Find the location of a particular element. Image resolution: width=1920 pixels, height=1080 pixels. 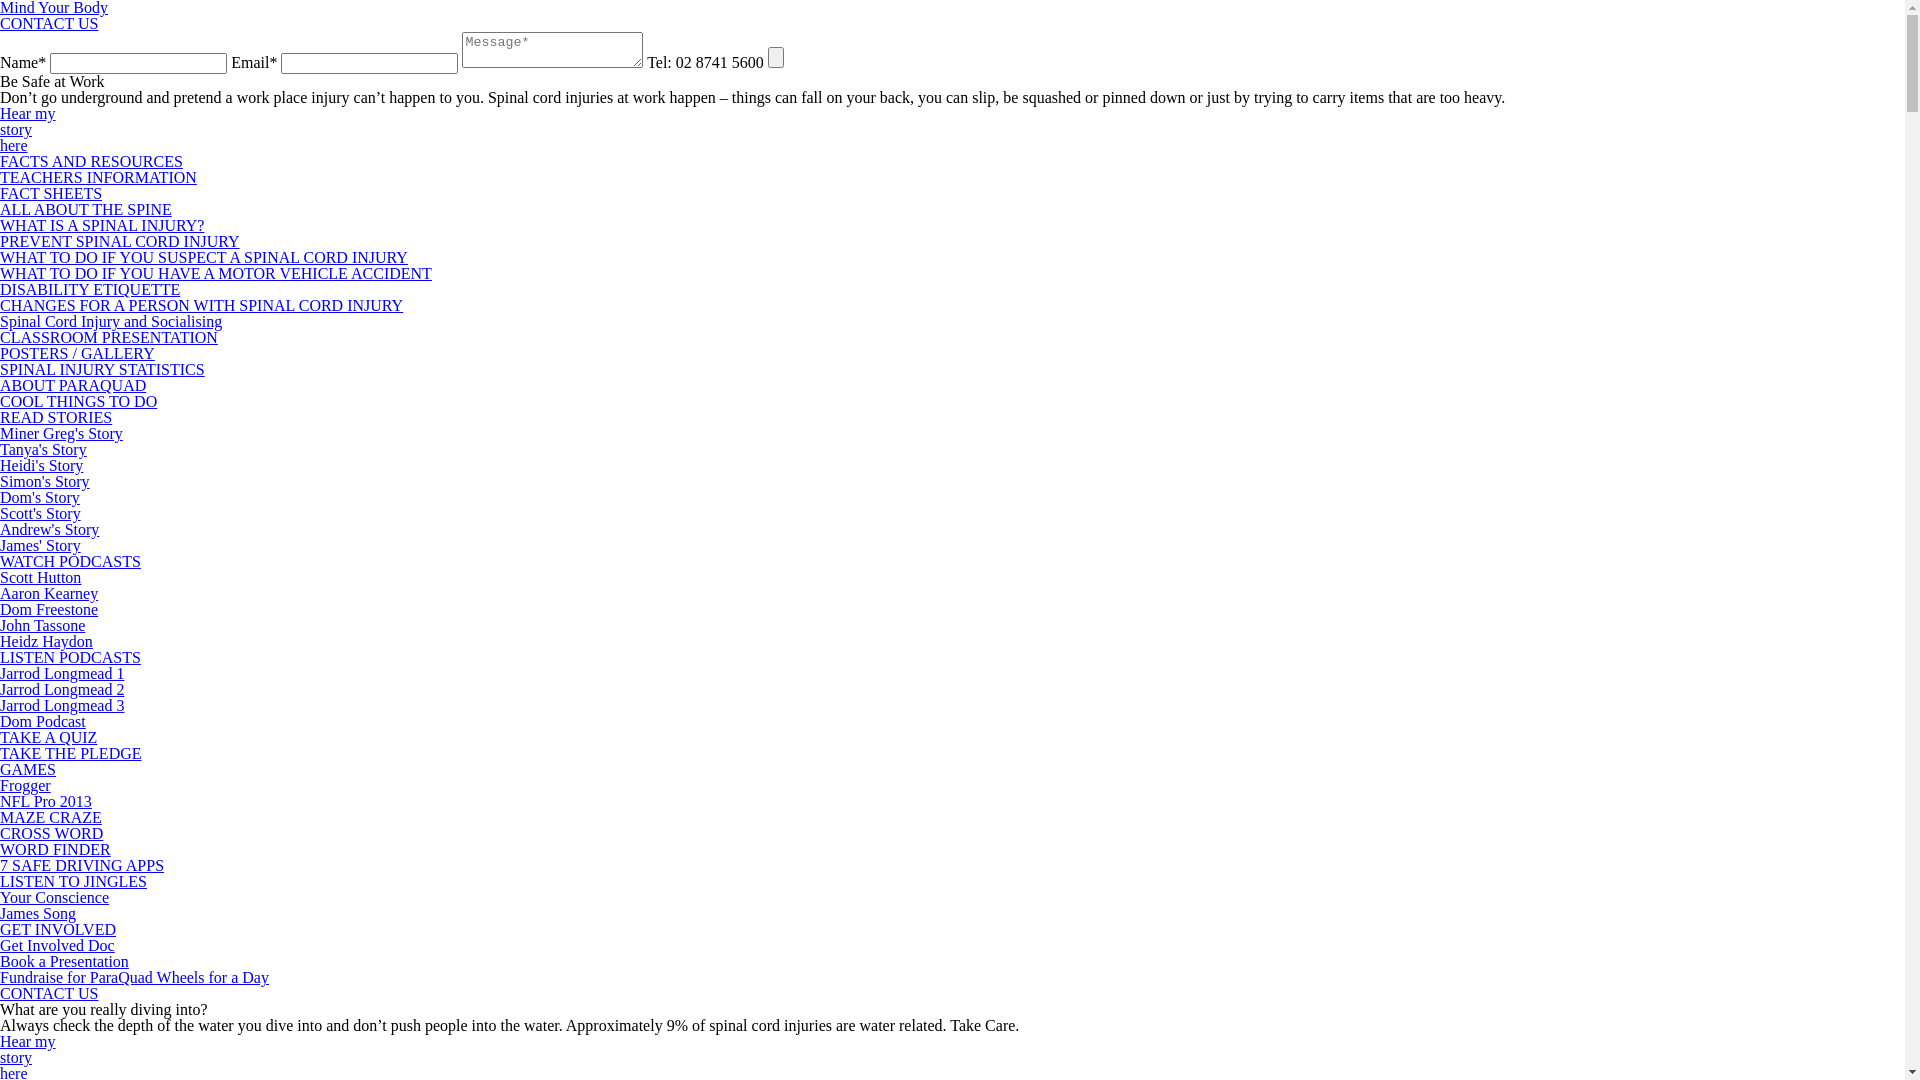

'COOL THINGS TO DO' is located at coordinates (0, 401).